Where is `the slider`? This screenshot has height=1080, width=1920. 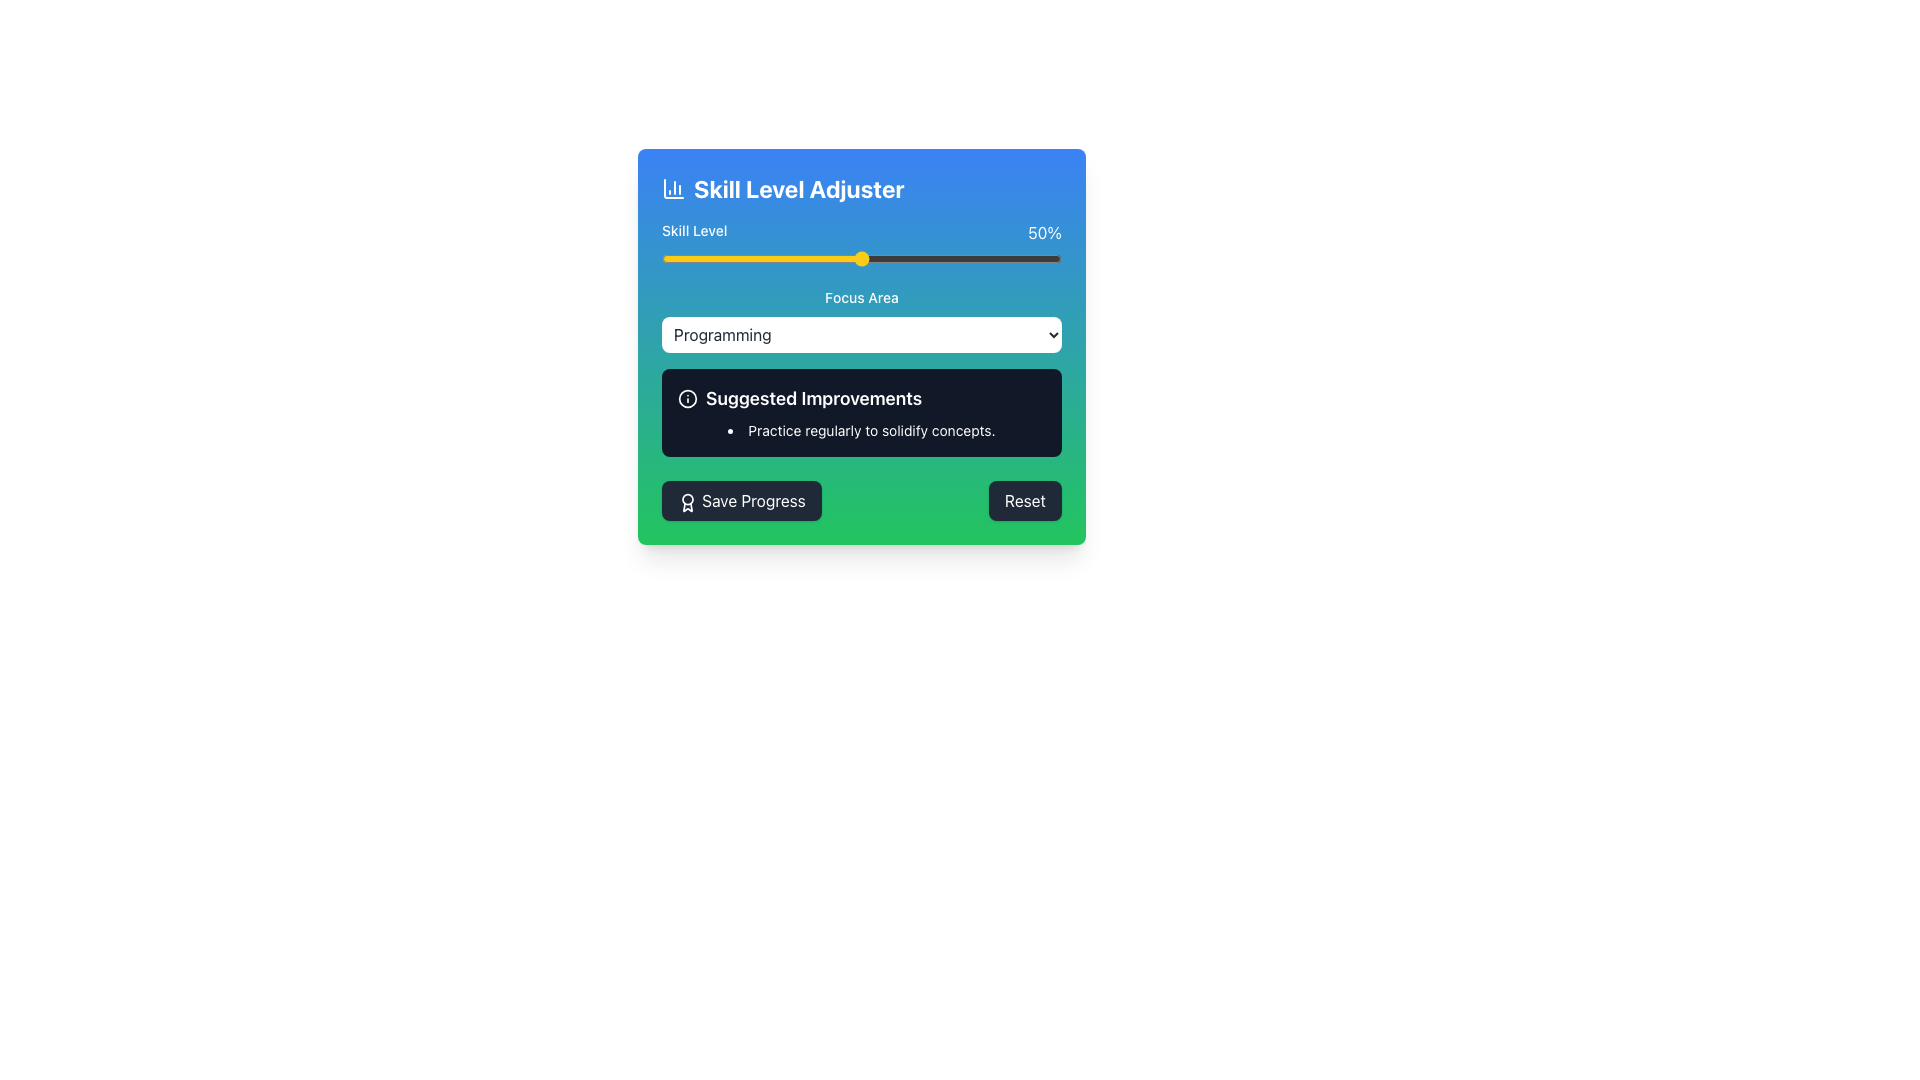 the slider is located at coordinates (720, 257).